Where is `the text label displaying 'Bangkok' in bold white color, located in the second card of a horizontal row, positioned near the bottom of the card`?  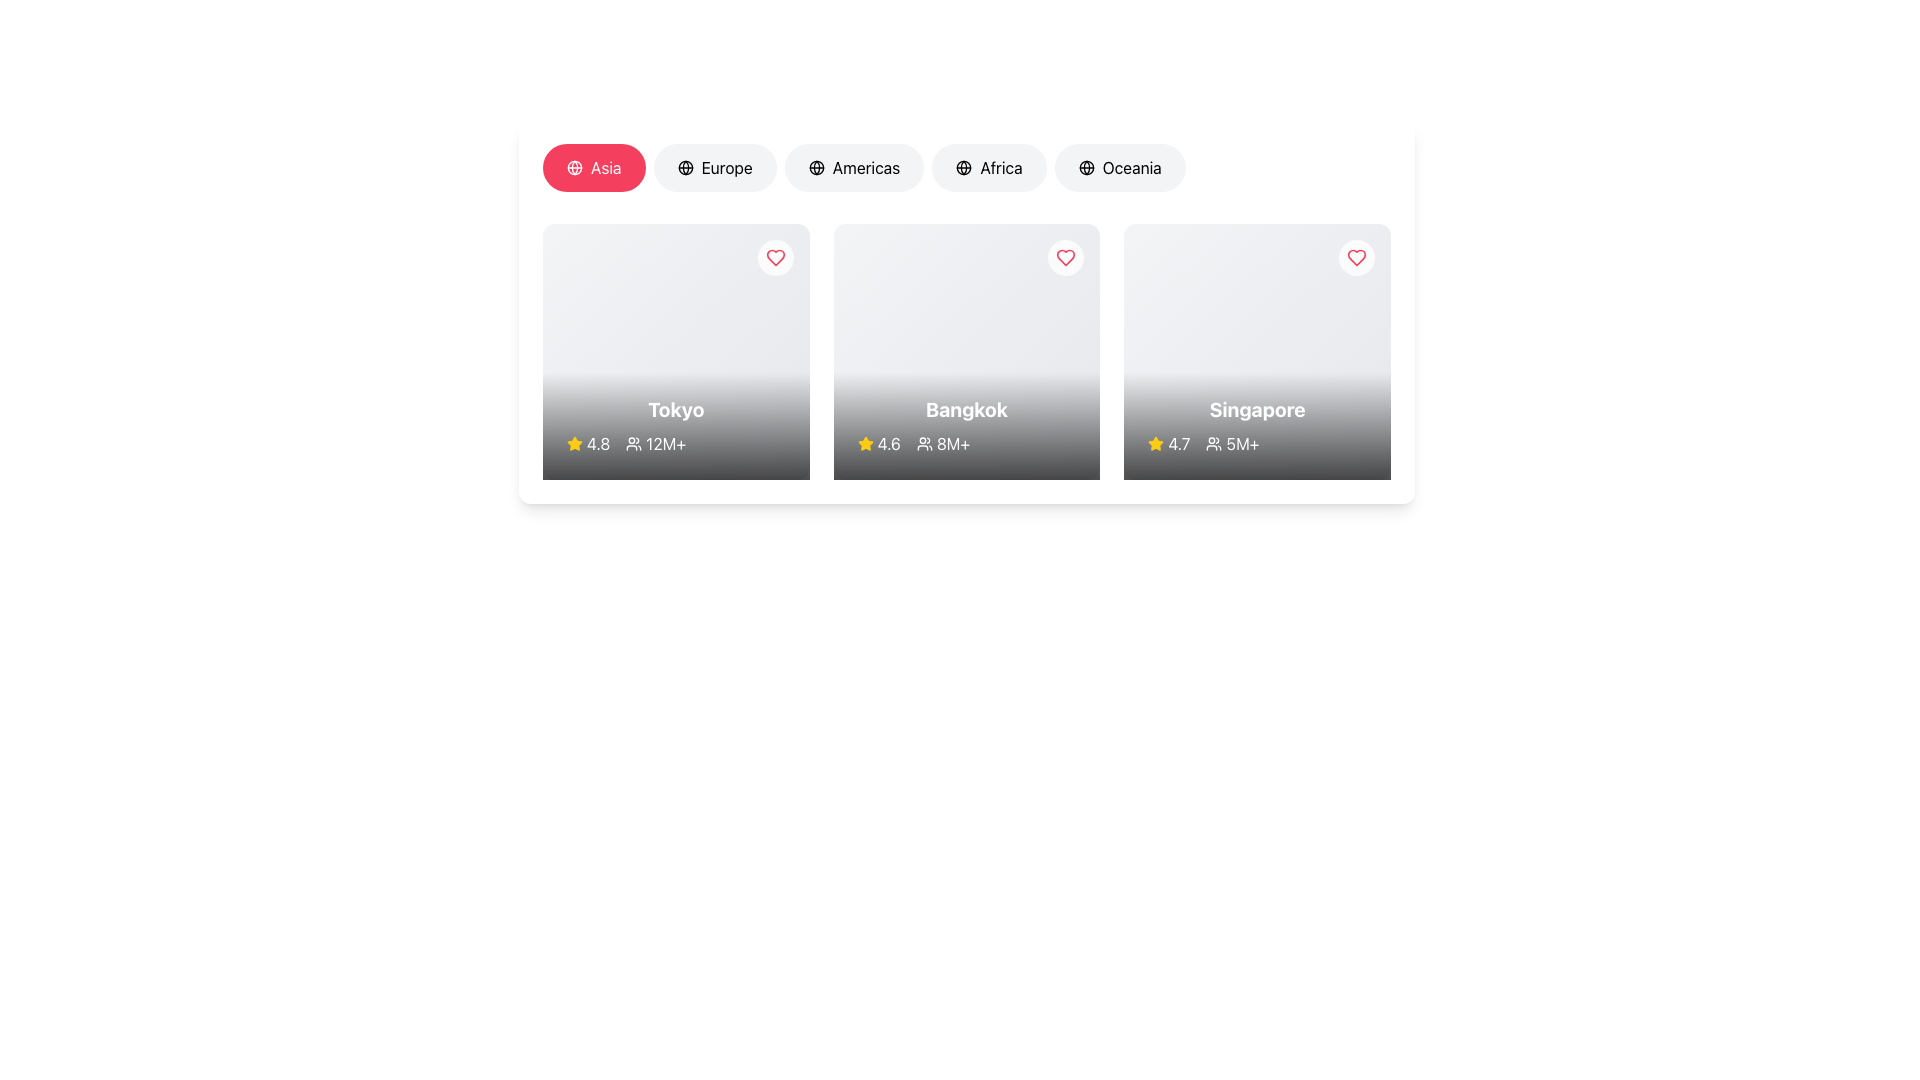
the text label displaying 'Bangkok' in bold white color, located in the second card of a horizontal row, positioned near the bottom of the card is located at coordinates (966, 408).